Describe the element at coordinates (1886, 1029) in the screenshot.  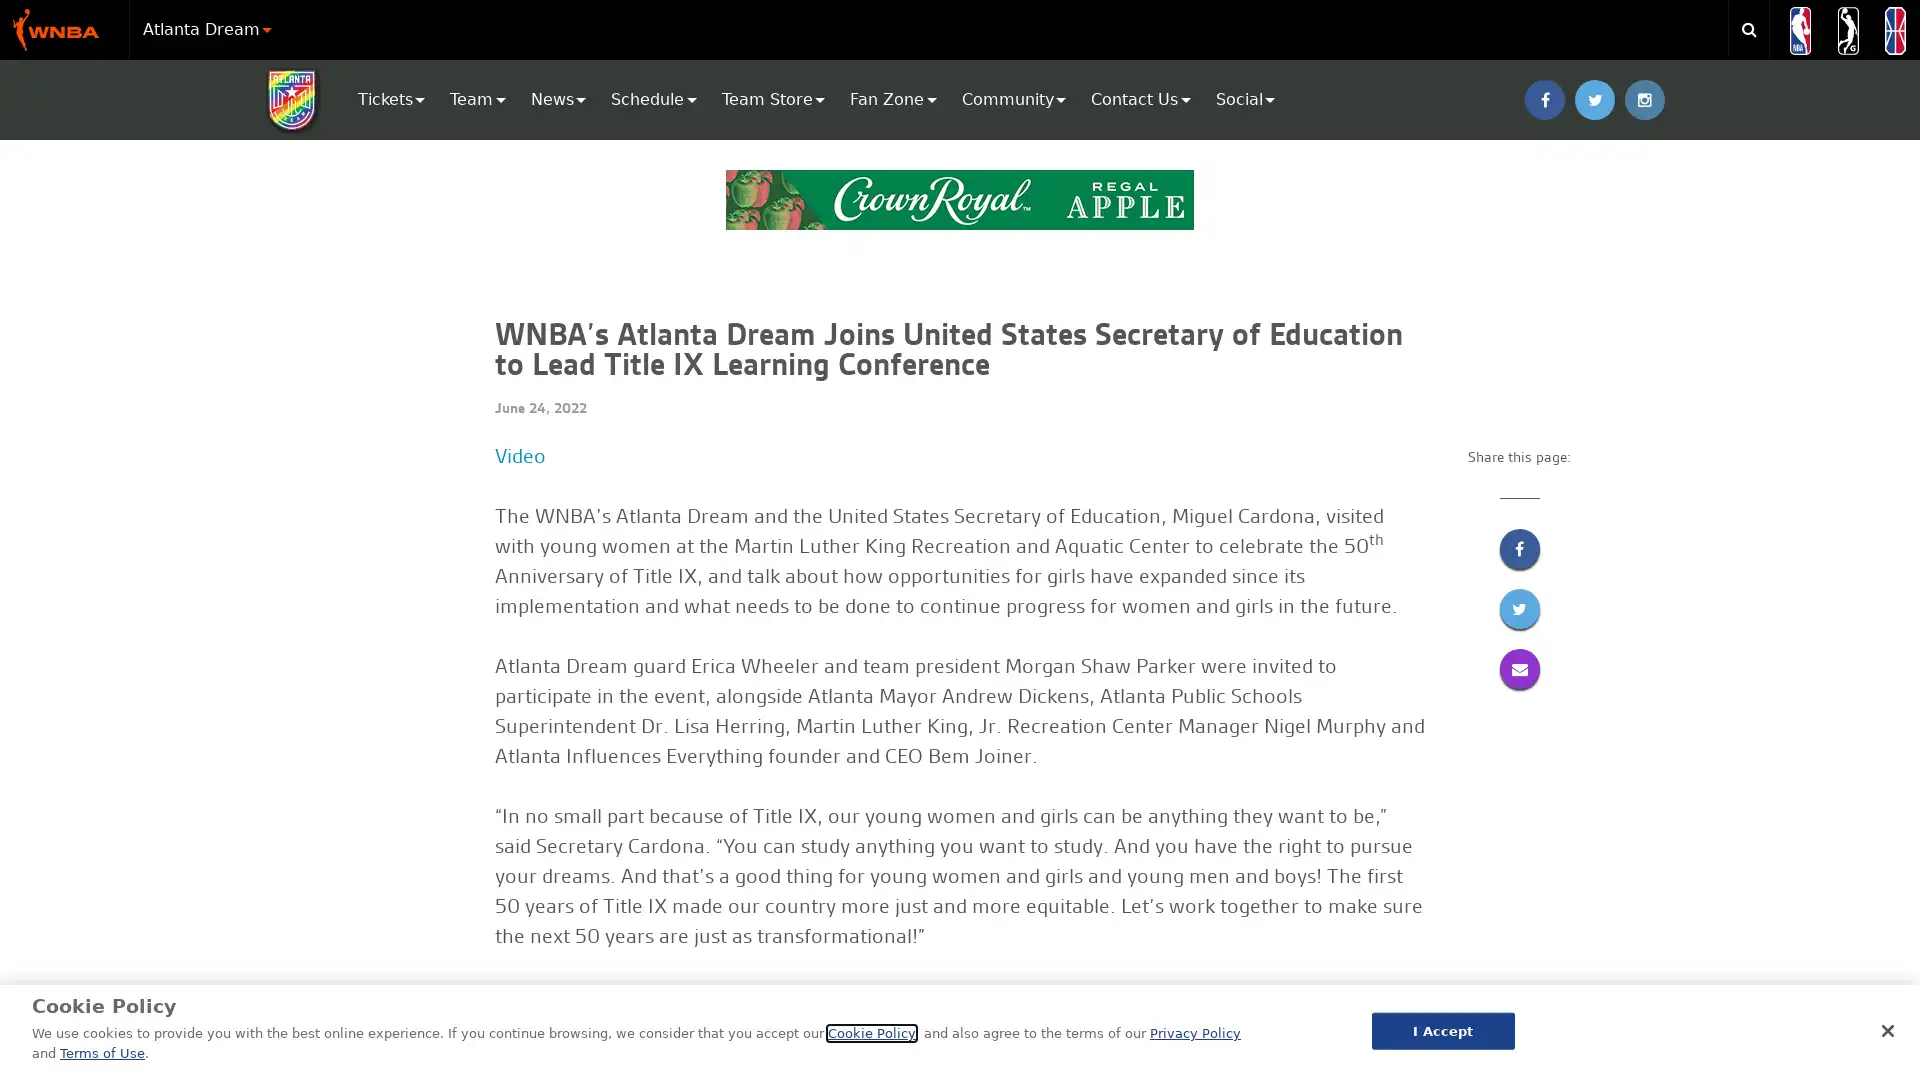
I see `Close` at that location.